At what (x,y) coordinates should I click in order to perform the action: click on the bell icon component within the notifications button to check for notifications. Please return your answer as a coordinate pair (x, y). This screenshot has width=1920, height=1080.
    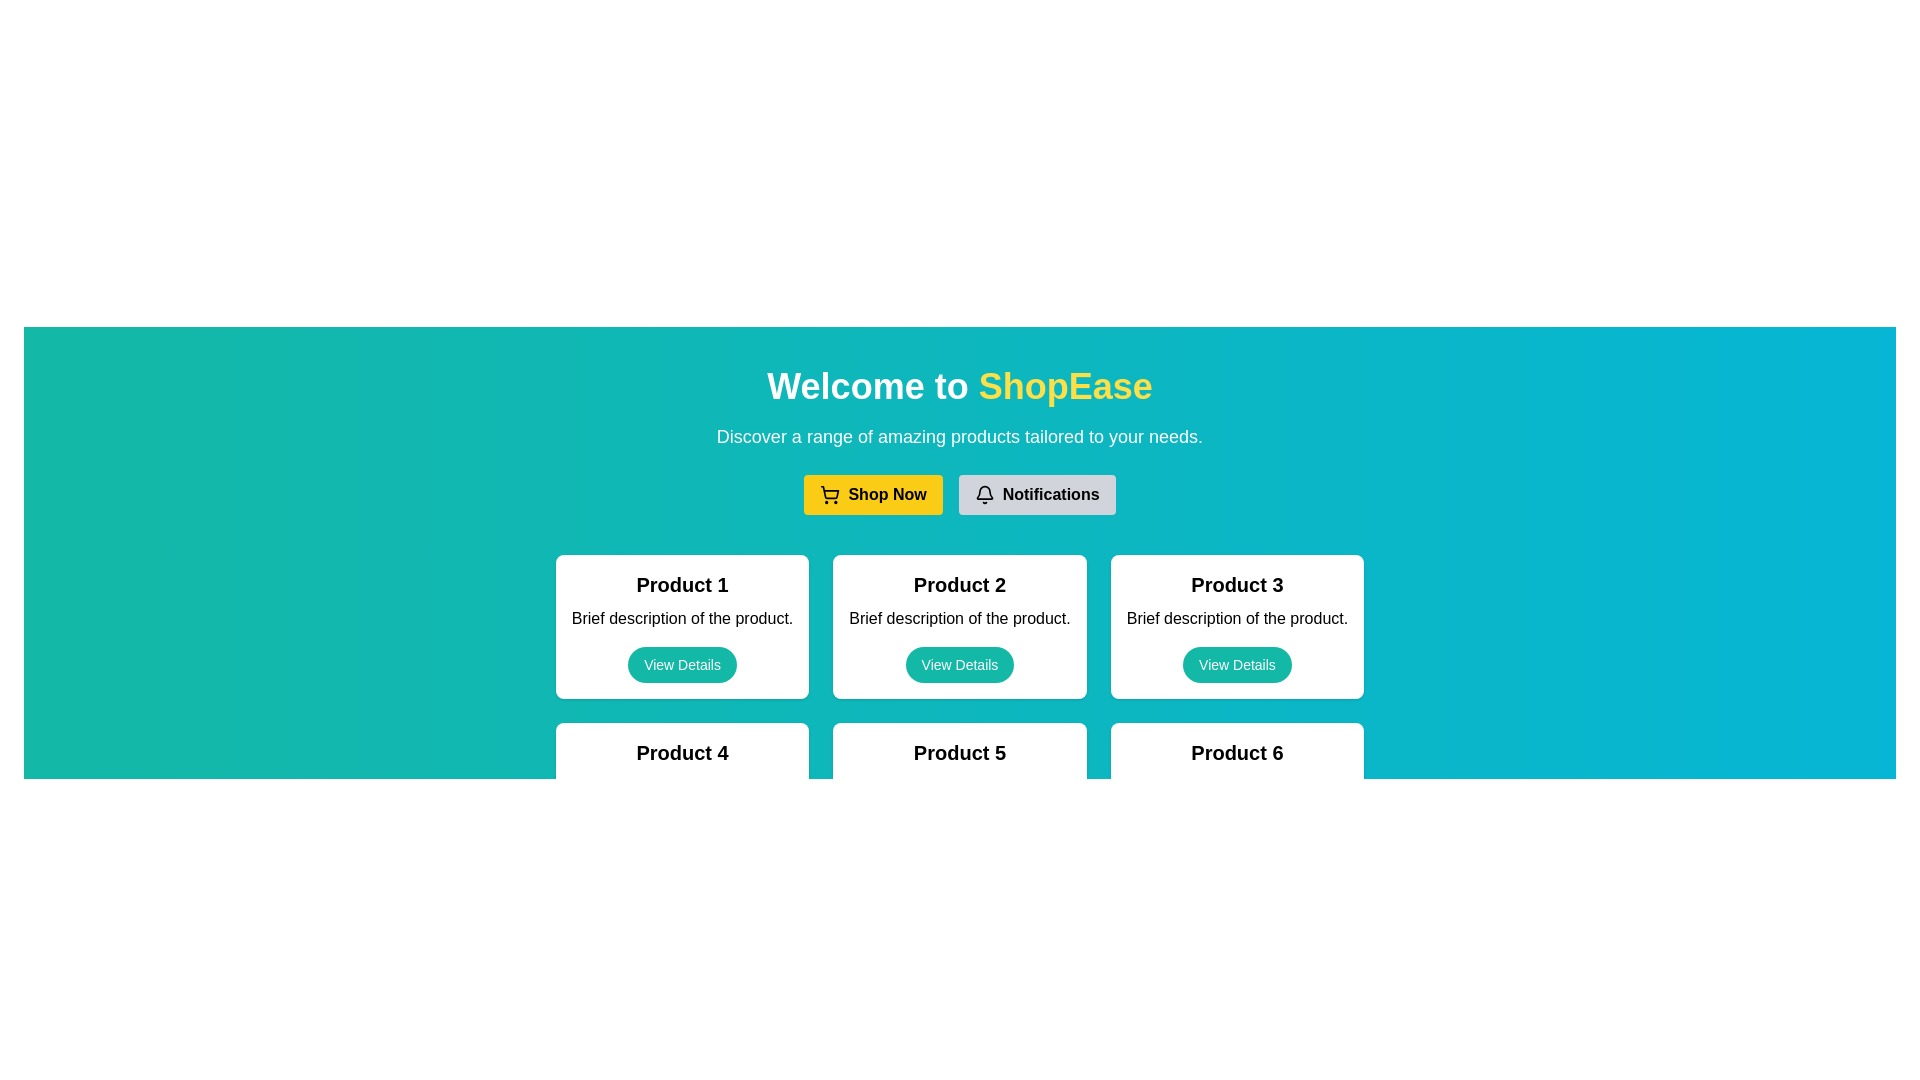
    Looking at the image, I should click on (984, 492).